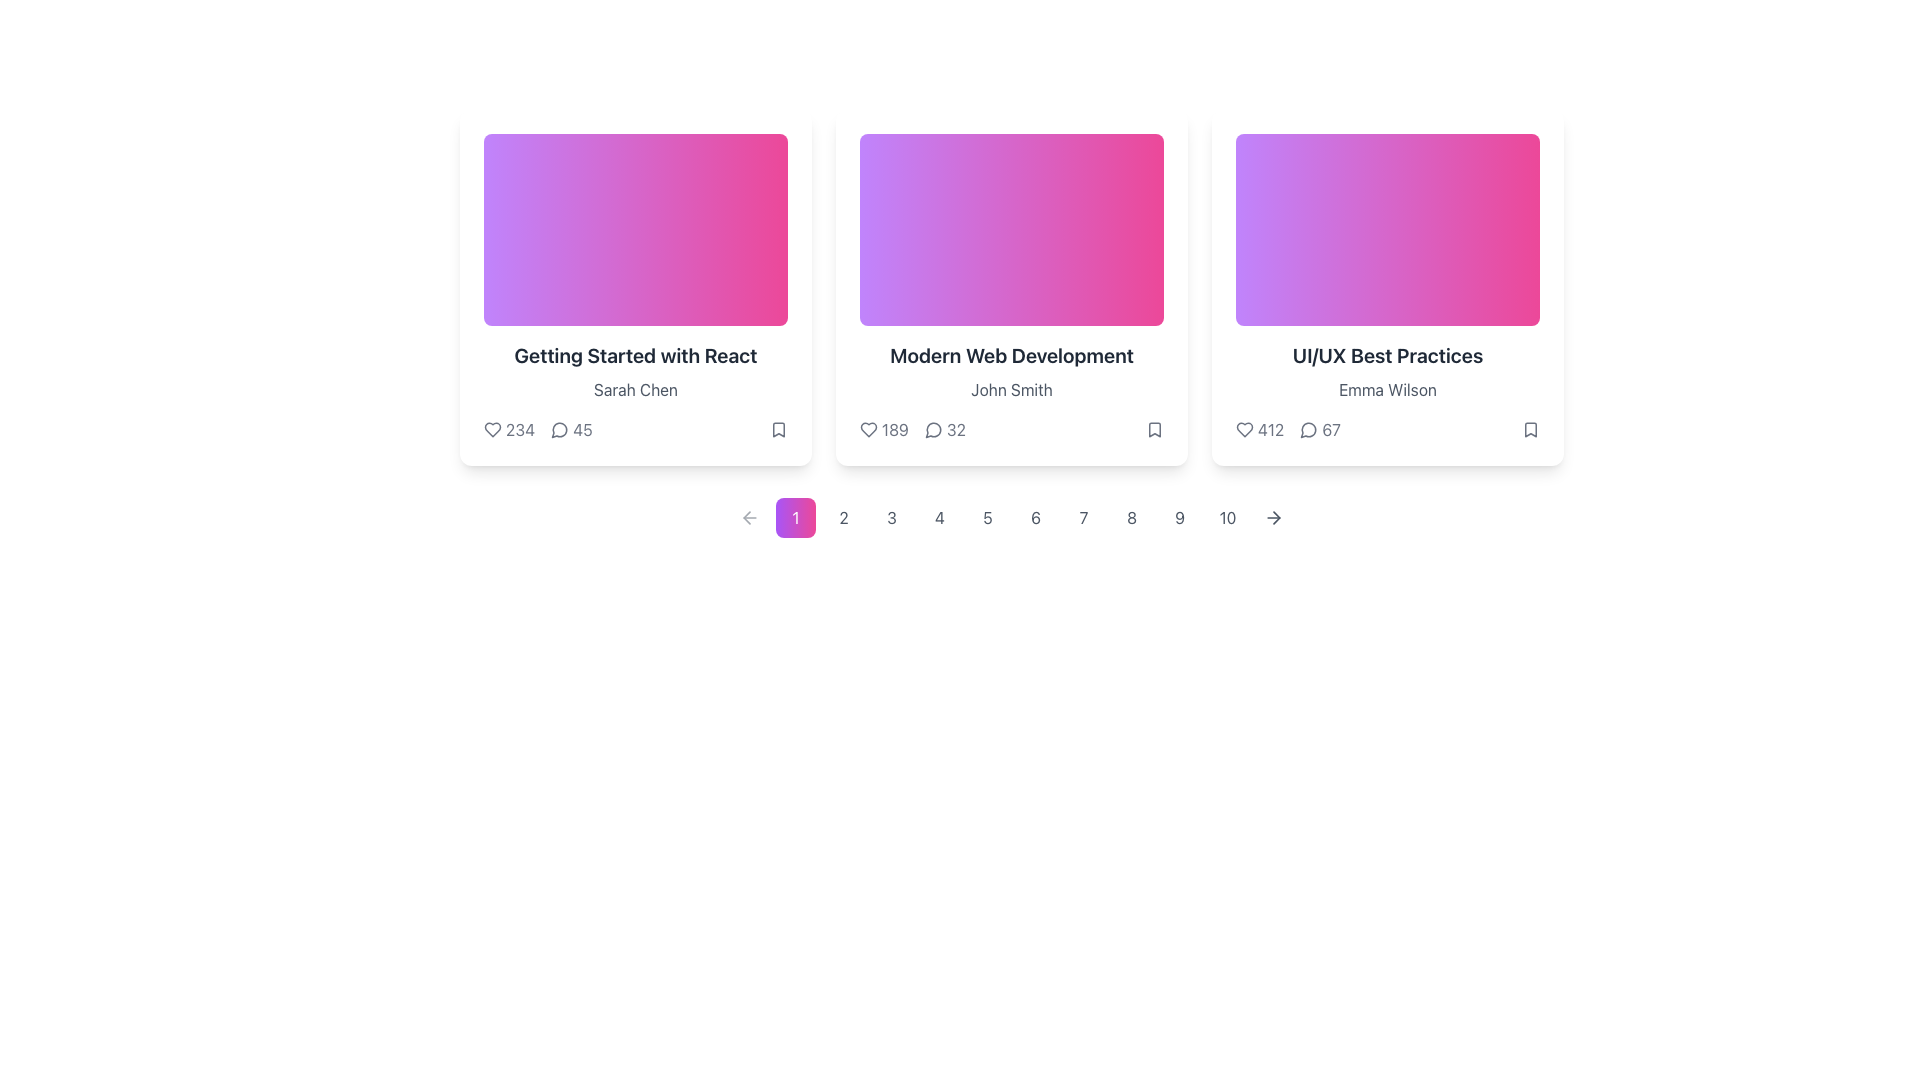 The height and width of the screenshot is (1080, 1920). What do you see at coordinates (1386, 389) in the screenshot?
I see `the Text label displaying the author or creator's name, located directly below the title 'UI/UX Best Practices' in the third card of the card grid` at bounding box center [1386, 389].